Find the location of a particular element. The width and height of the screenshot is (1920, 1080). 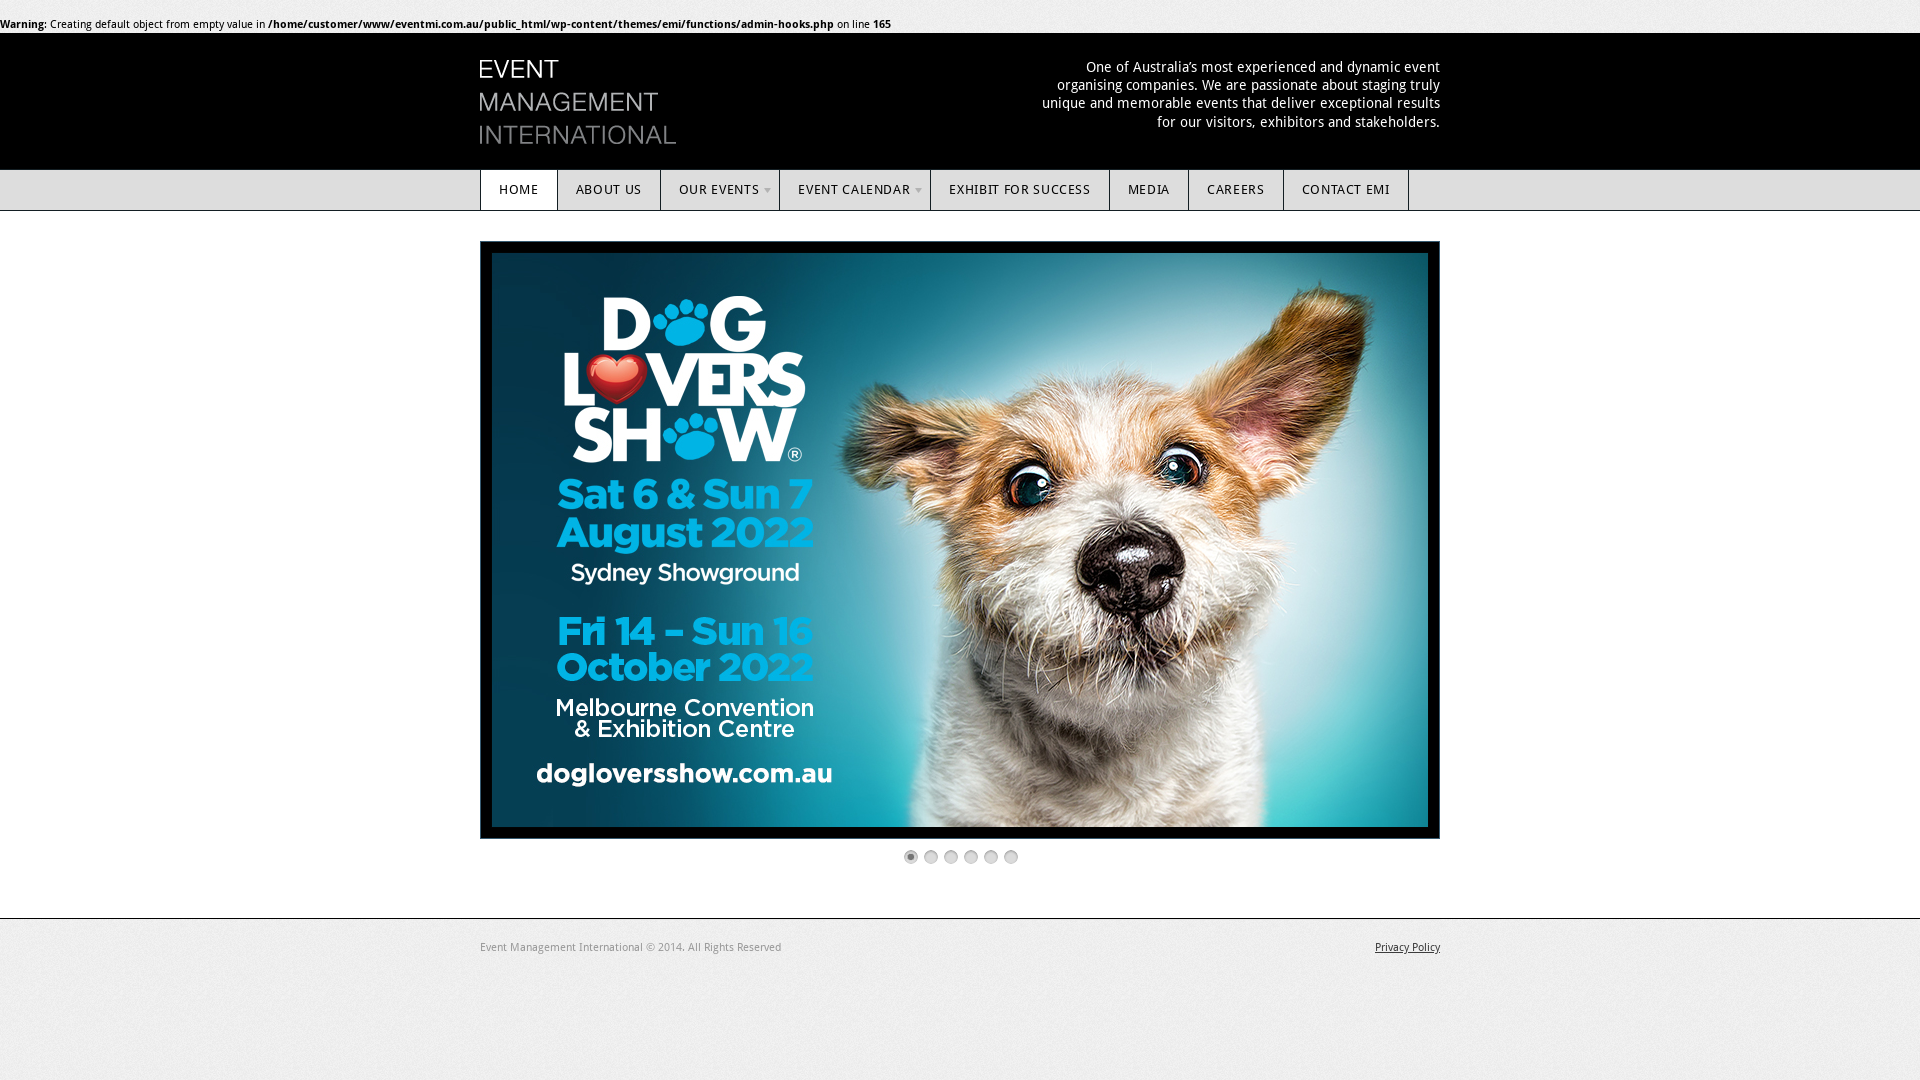

'ABOUT US' is located at coordinates (608, 189).